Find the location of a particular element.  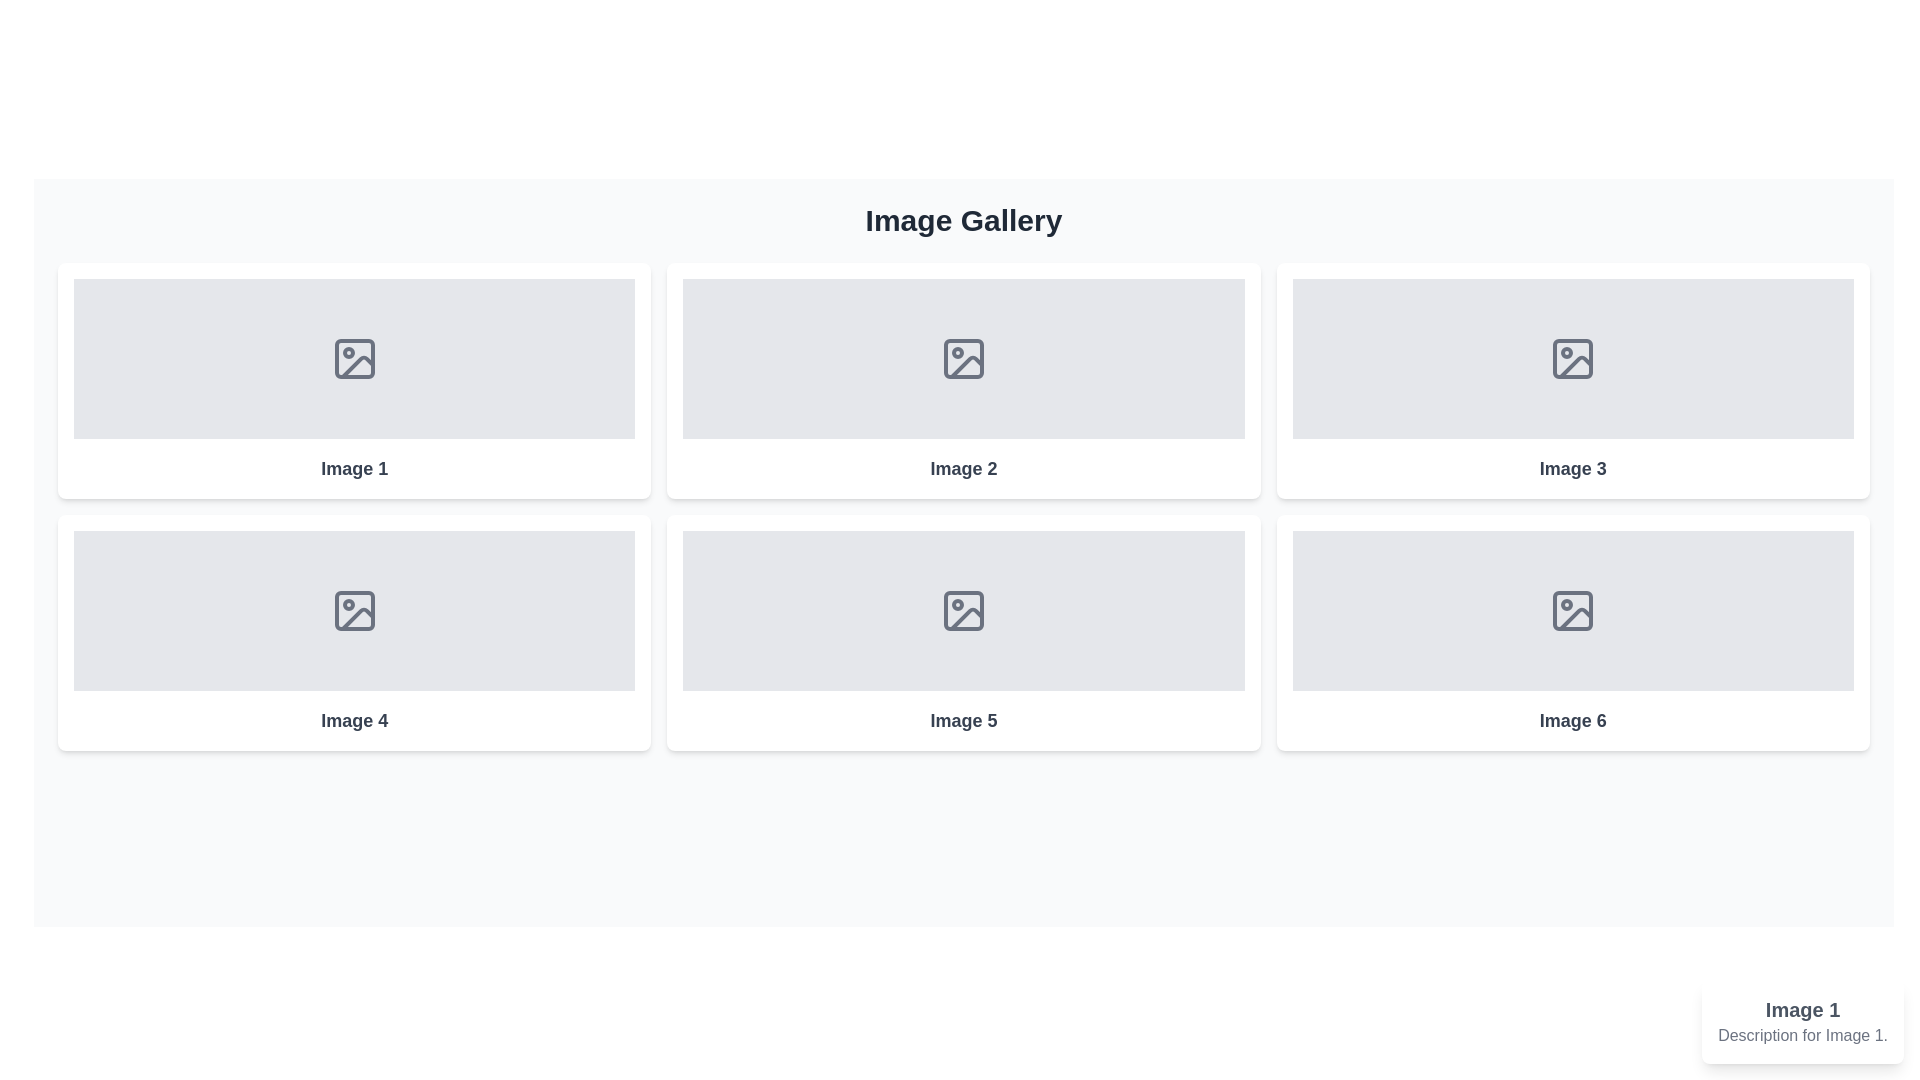

the first card UI component in the image gallery is located at coordinates (354, 381).